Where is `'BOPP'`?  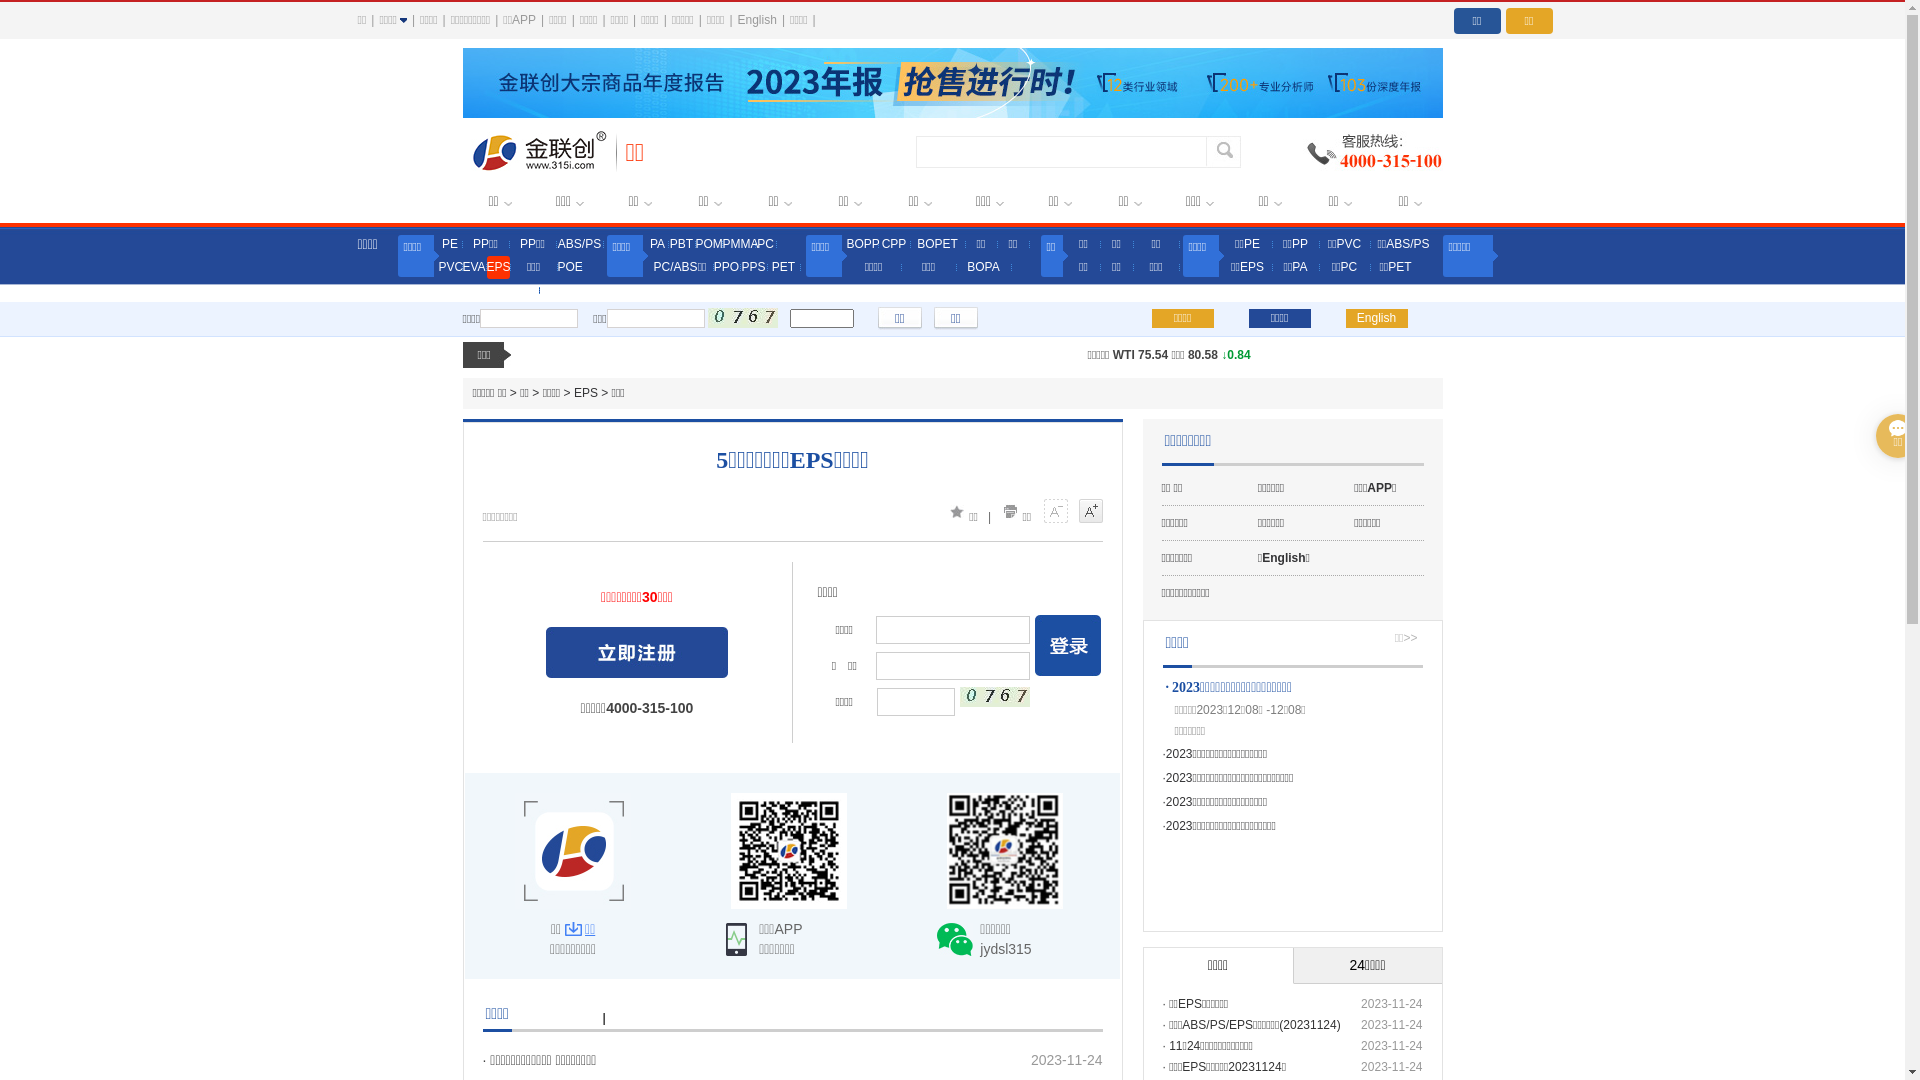
'BOPP' is located at coordinates (861, 243).